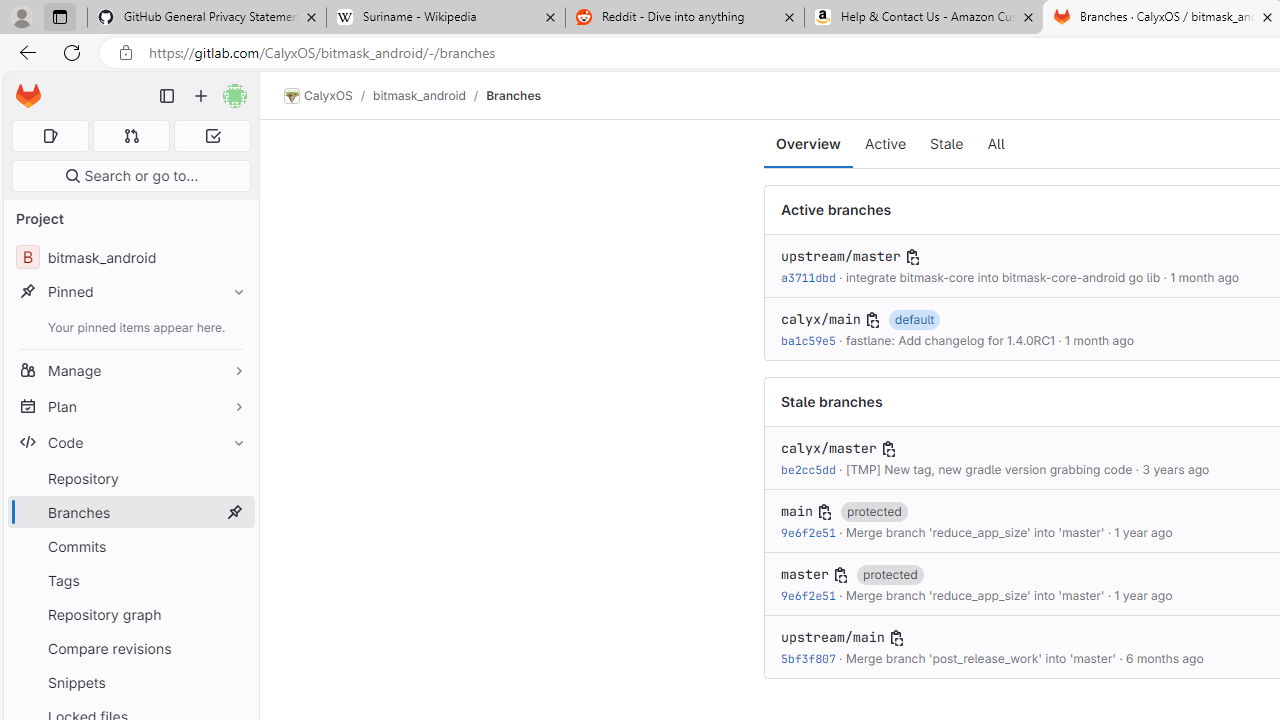 This screenshot has height=720, width=1280. I want to click on 'Pin Repository graph', so click(234, 613).